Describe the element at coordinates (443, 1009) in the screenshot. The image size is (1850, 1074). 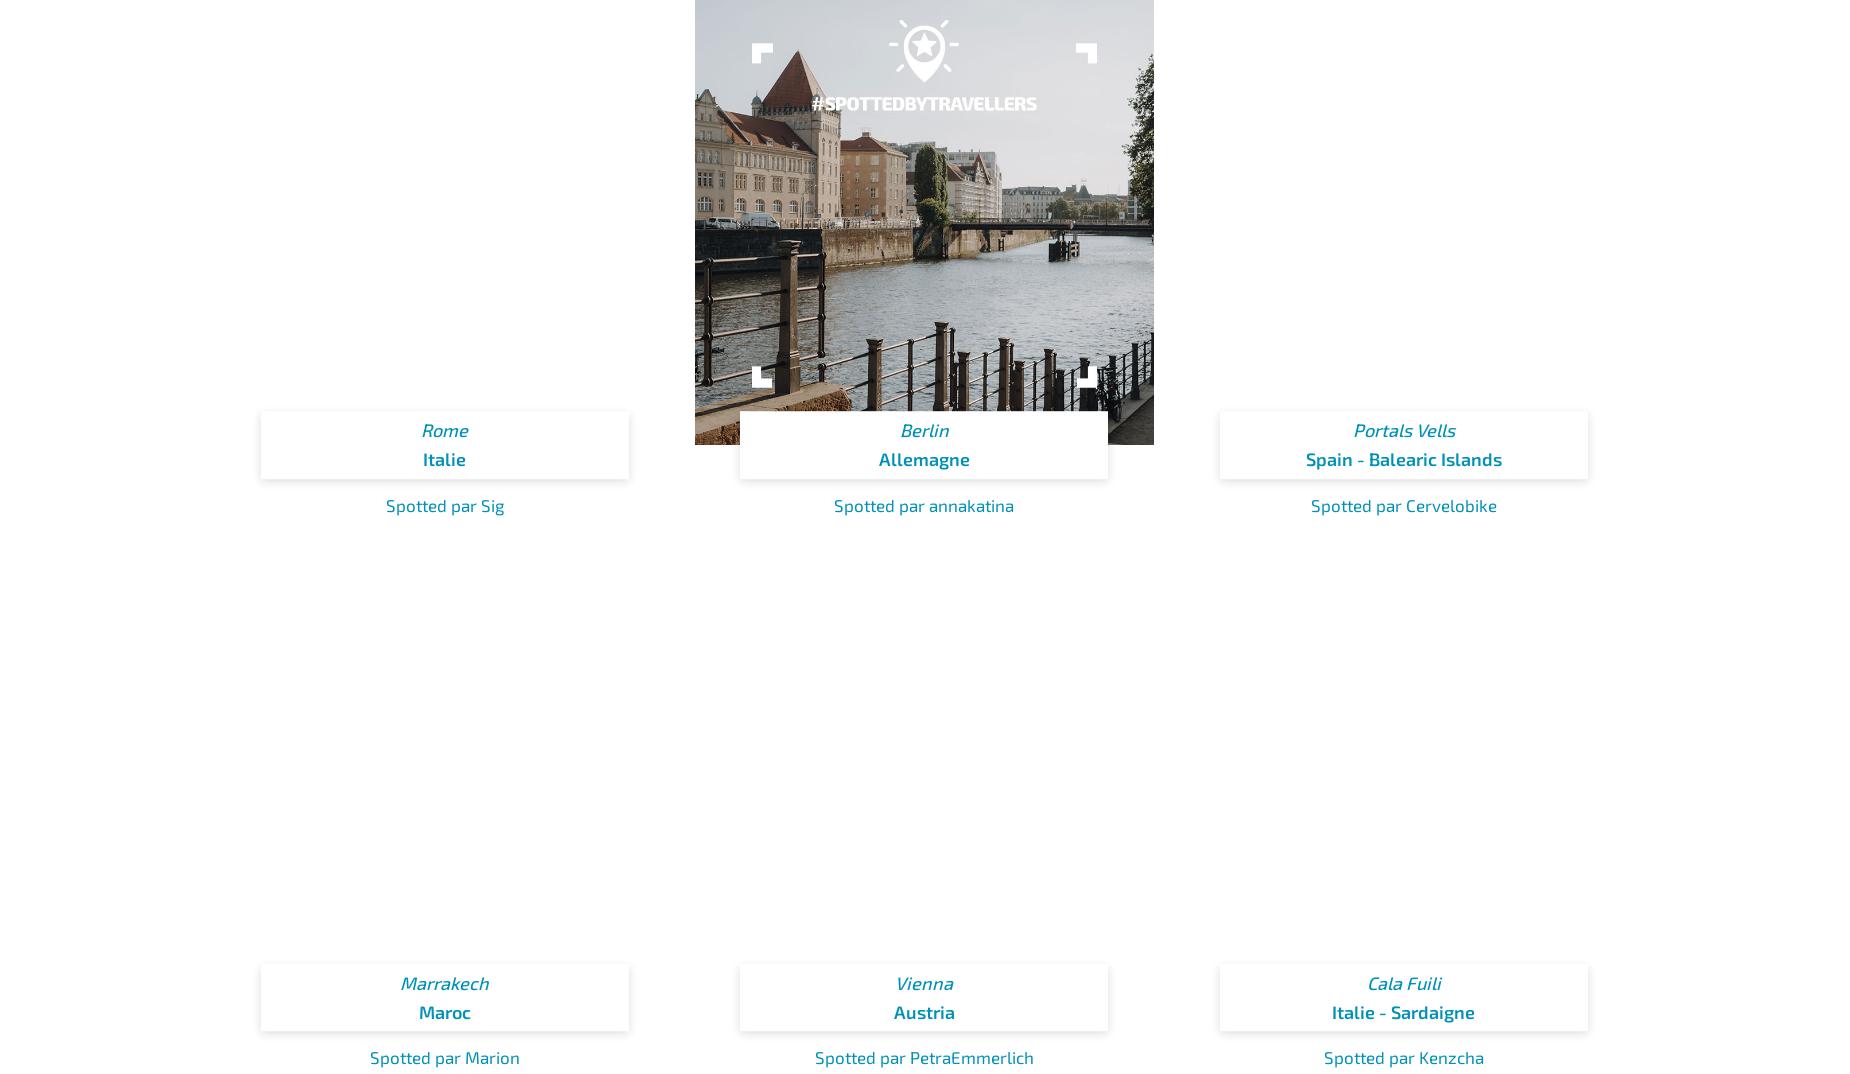
I see `'Maroc'` at that location.